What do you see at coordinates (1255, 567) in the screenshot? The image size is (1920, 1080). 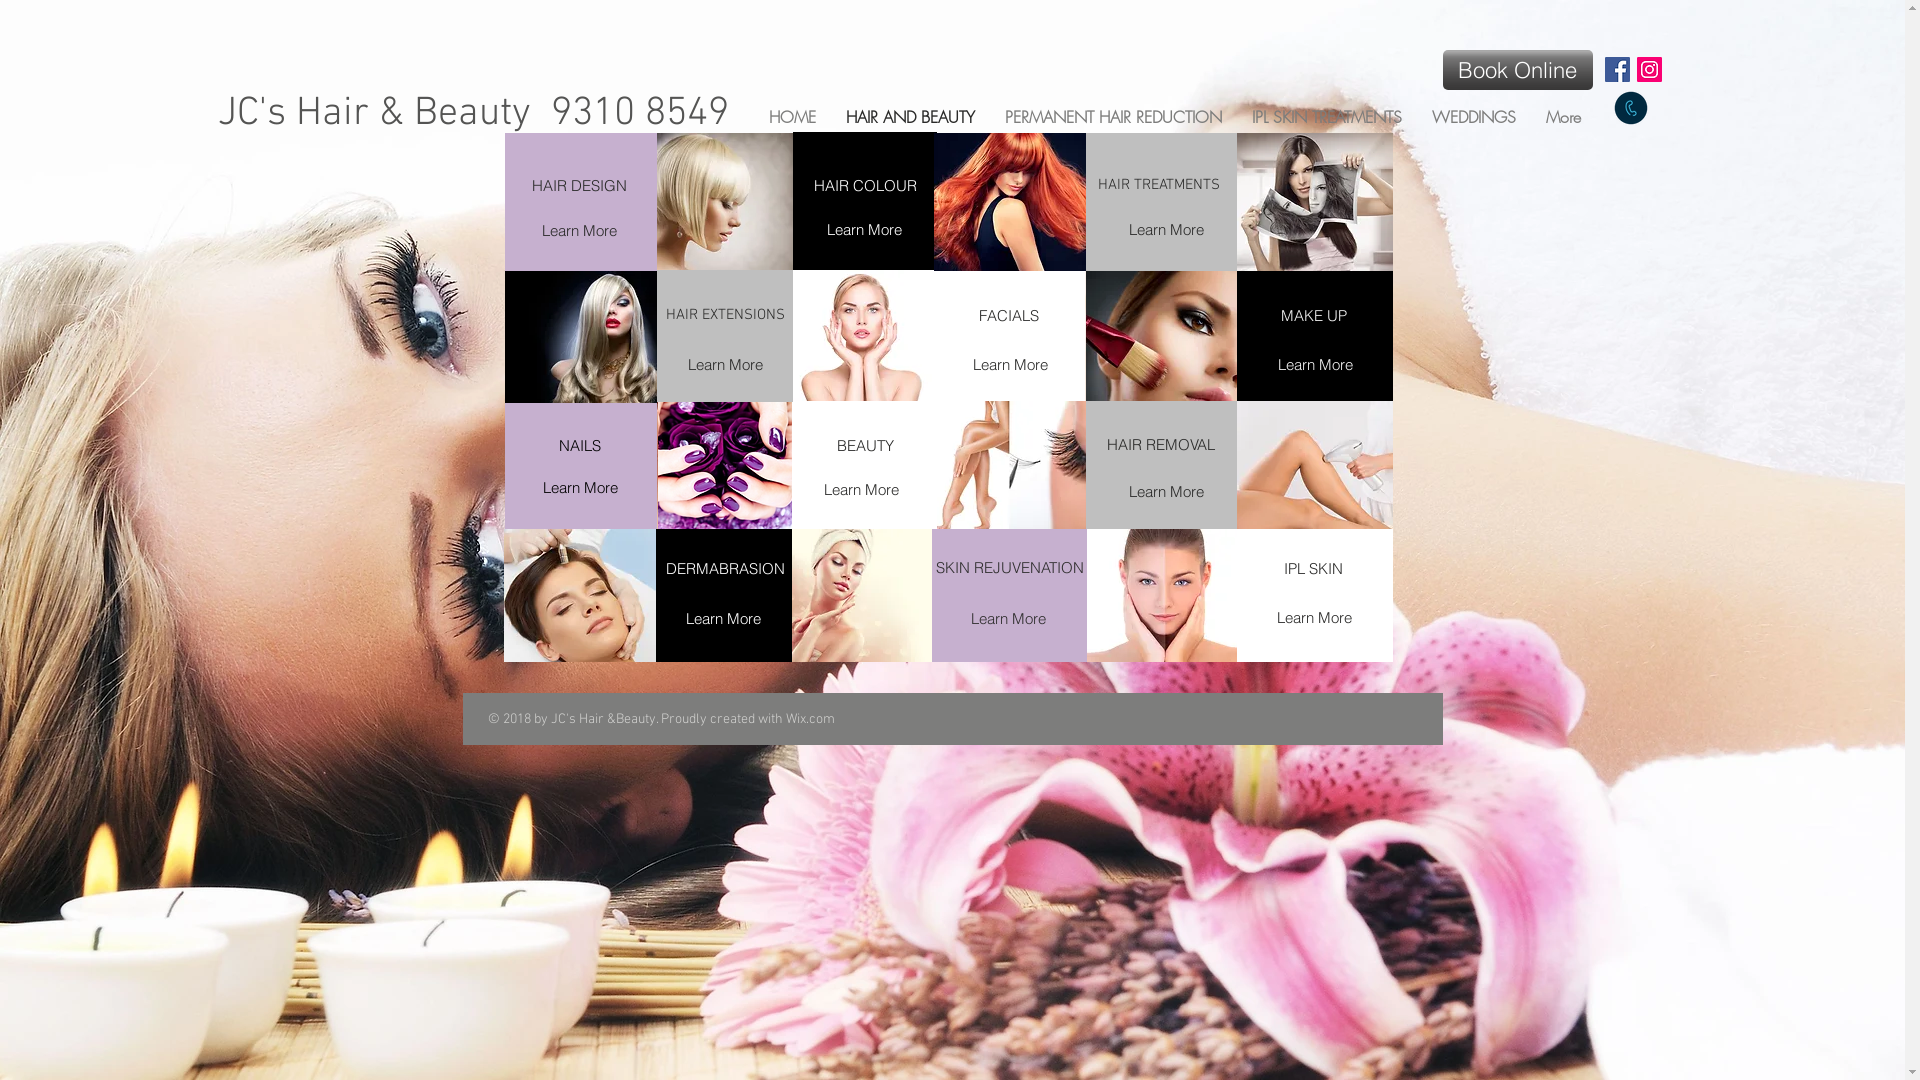 I see `'IPL SKIN'` at bounding box center [1255, 567].